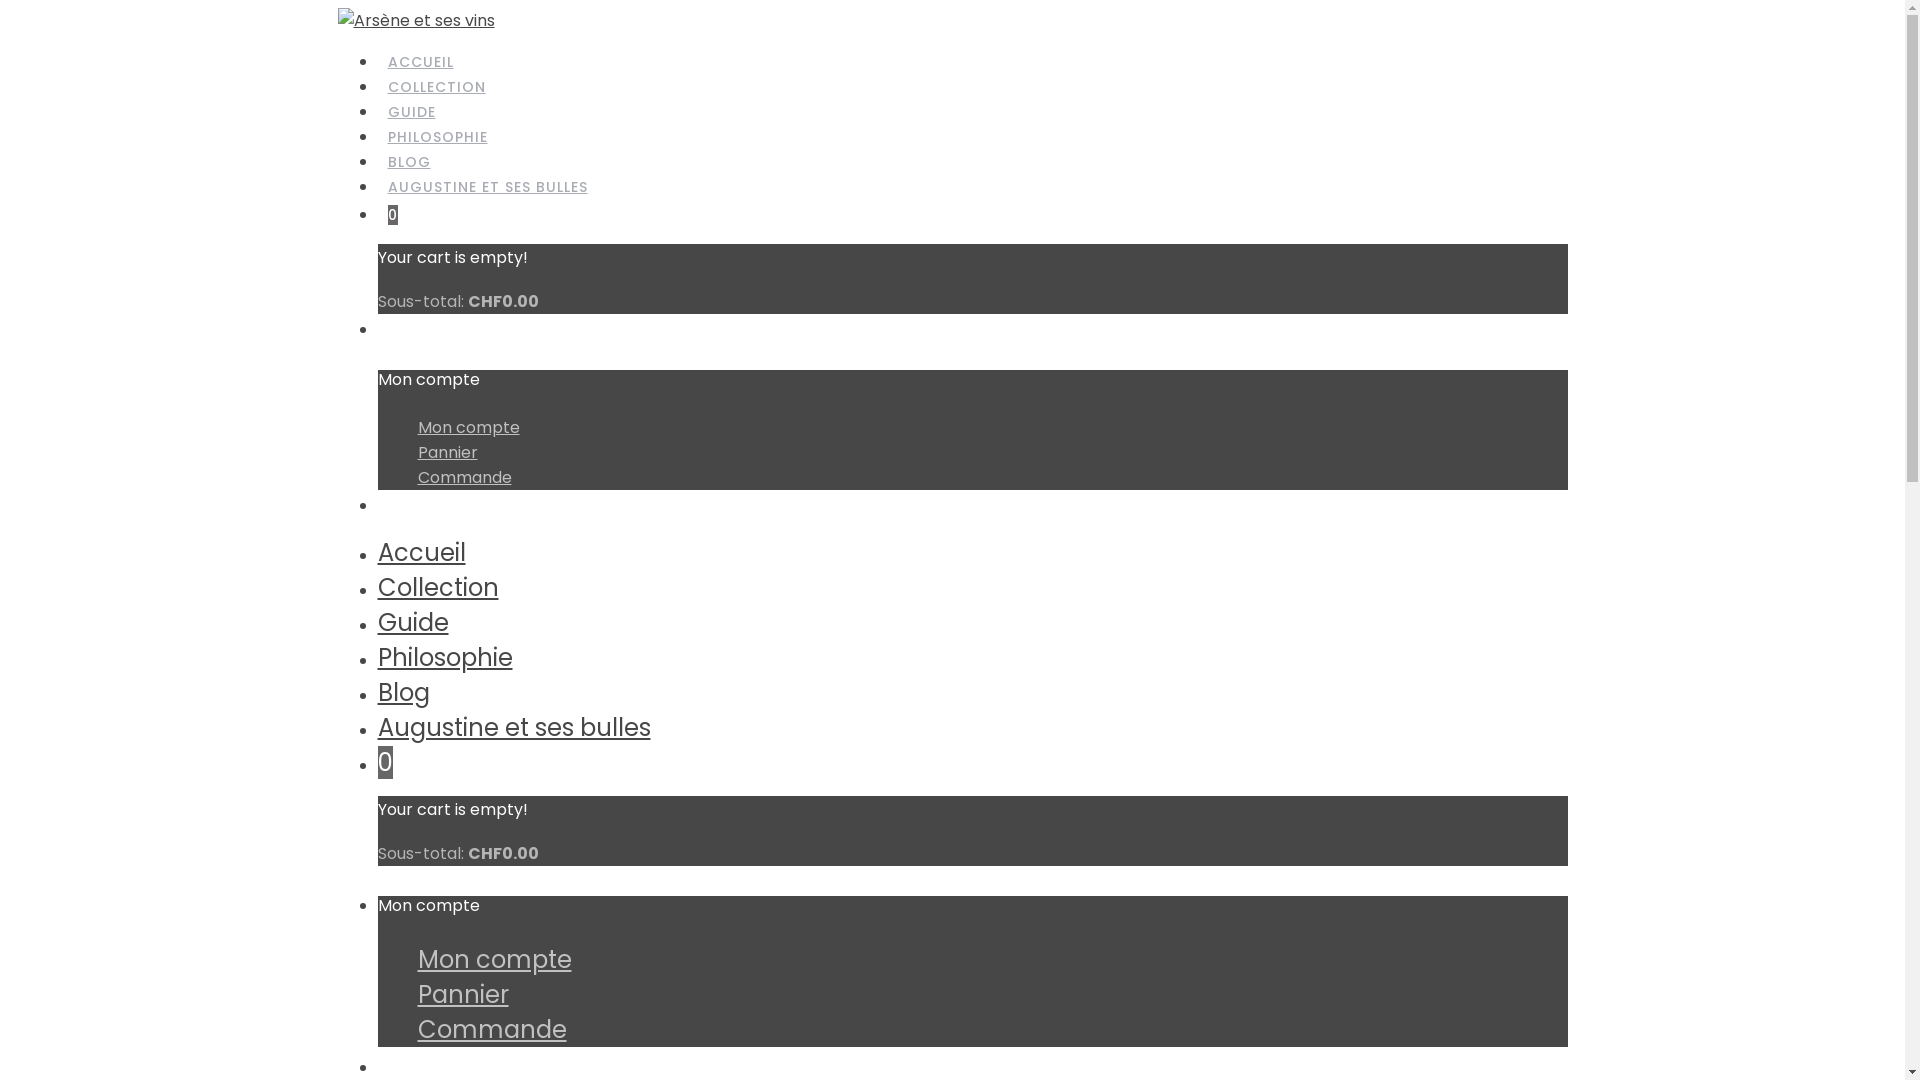 The height and width of the screenshot is (1080, 1920). Describe the element at coordinates (464, 477) in the screenshot. I see `'Commande'` at that location.